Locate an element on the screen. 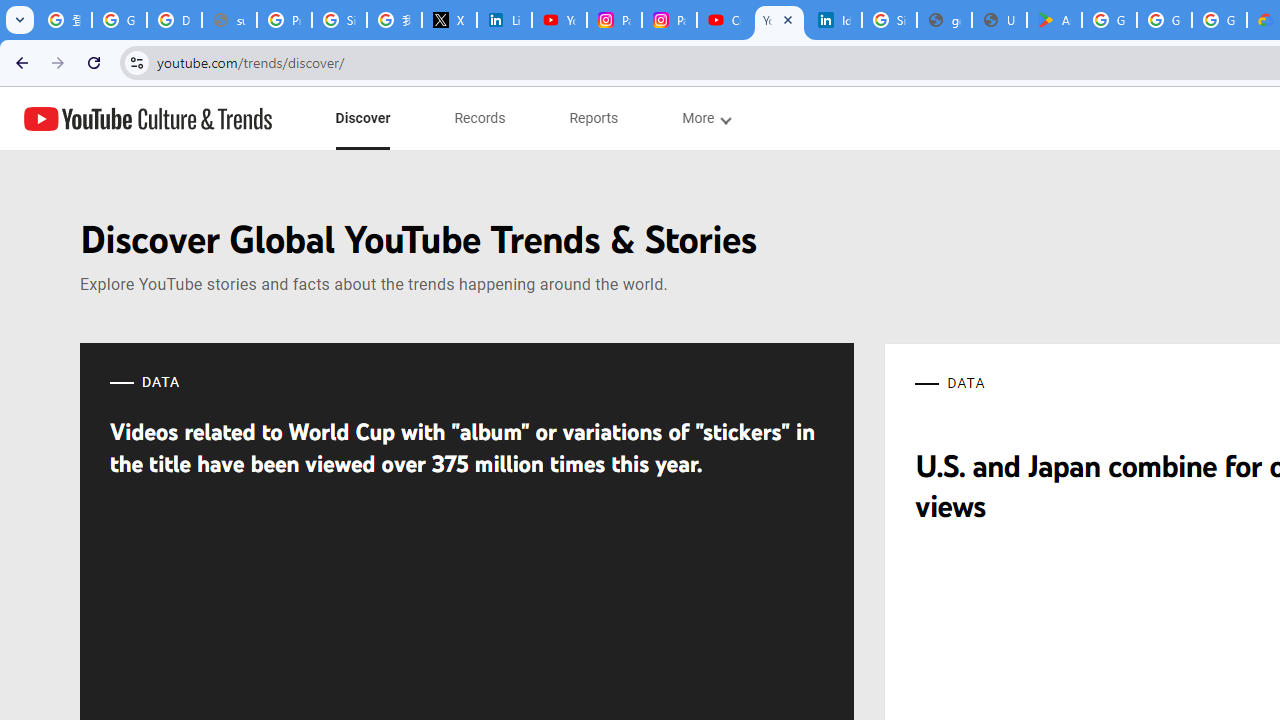 The width and height of the screenshot is (1280, 720). 'Google Workspace - Specific Terms' is located at coordinates (1164, 20).